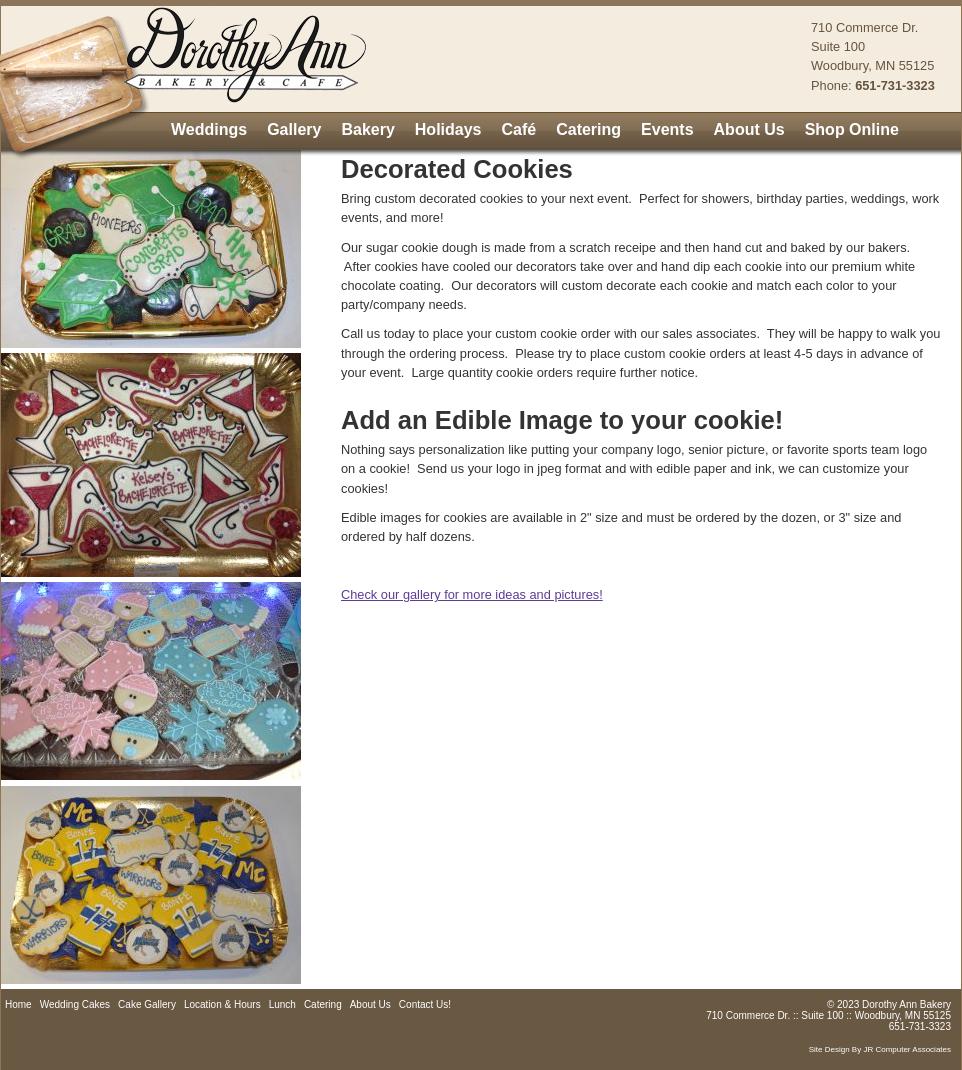  I want to click on '710 Commerce Dr.', so click(864, 26).